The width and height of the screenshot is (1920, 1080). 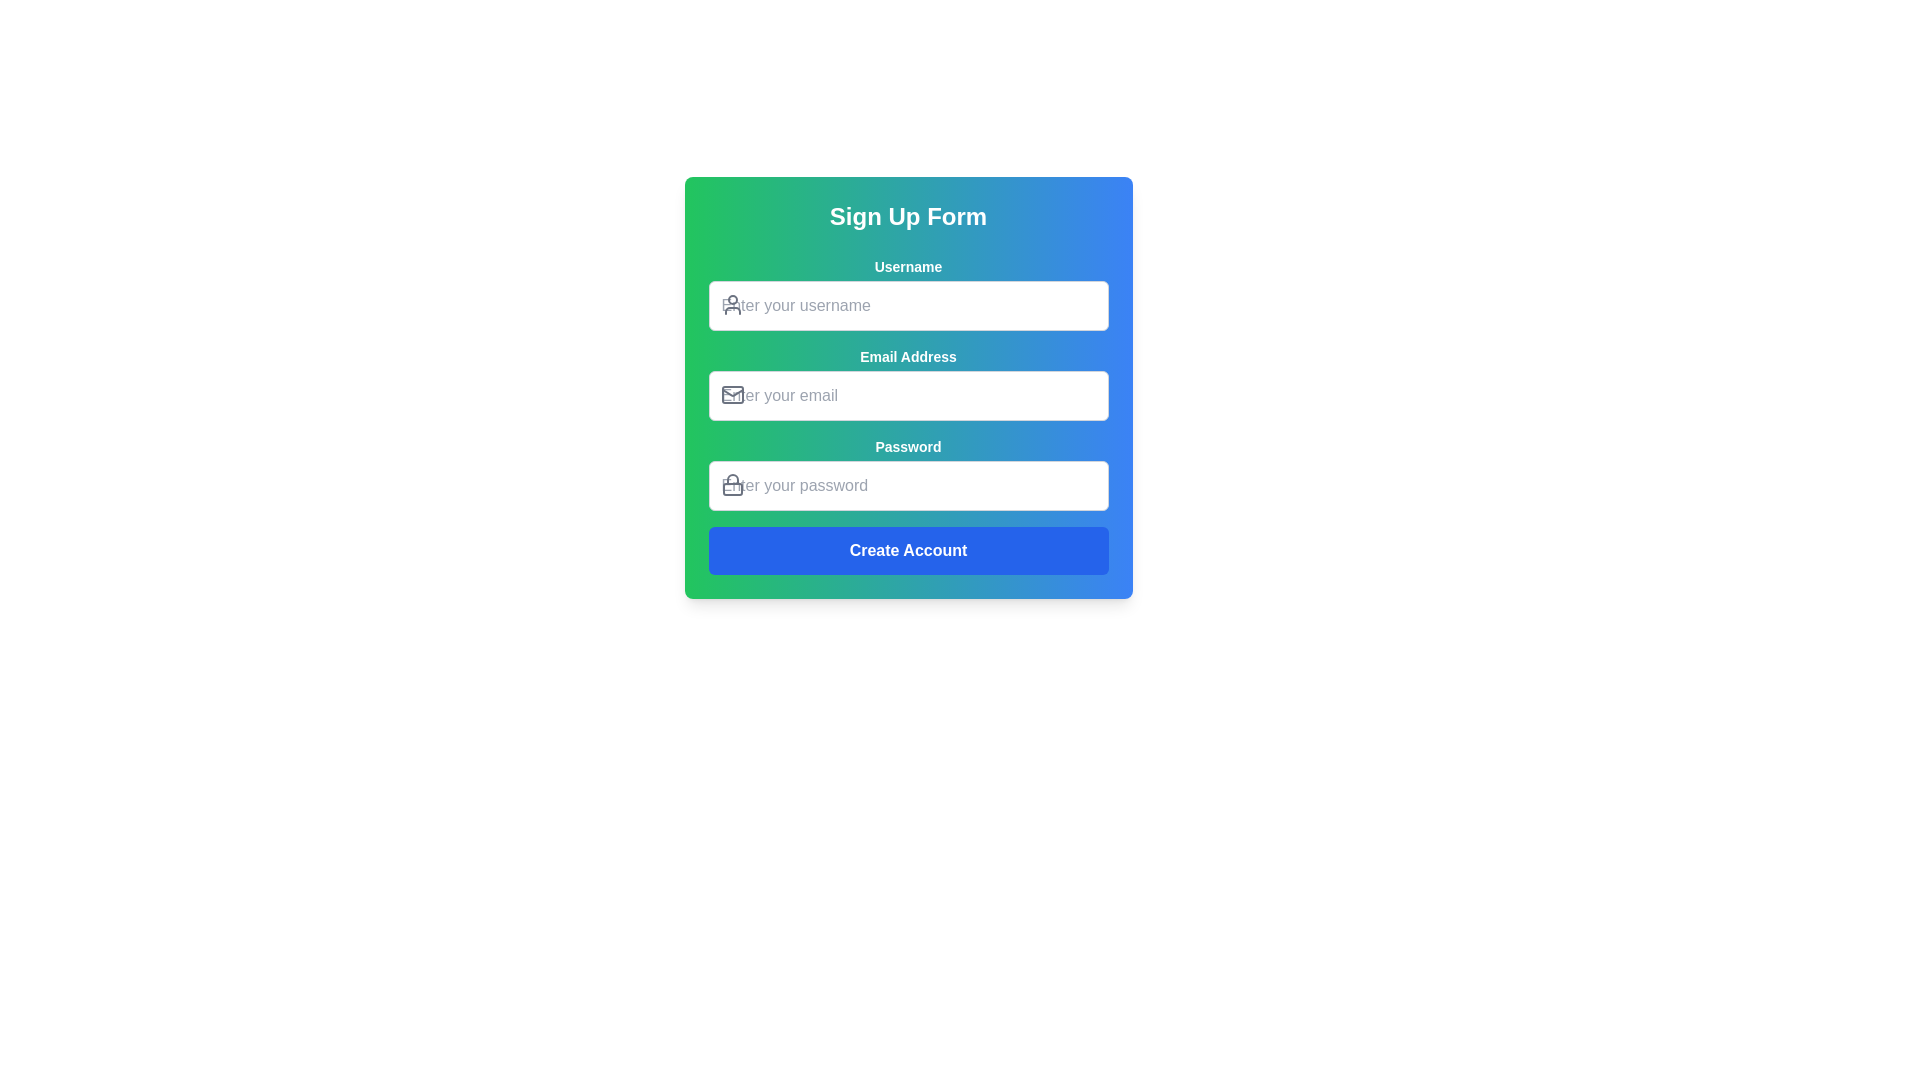 I want to click on the lock icon component, which resembles a padlock's shank and is positioned to the left of the 'Password' input field in the sign-up form, so click(x=731, y=479).